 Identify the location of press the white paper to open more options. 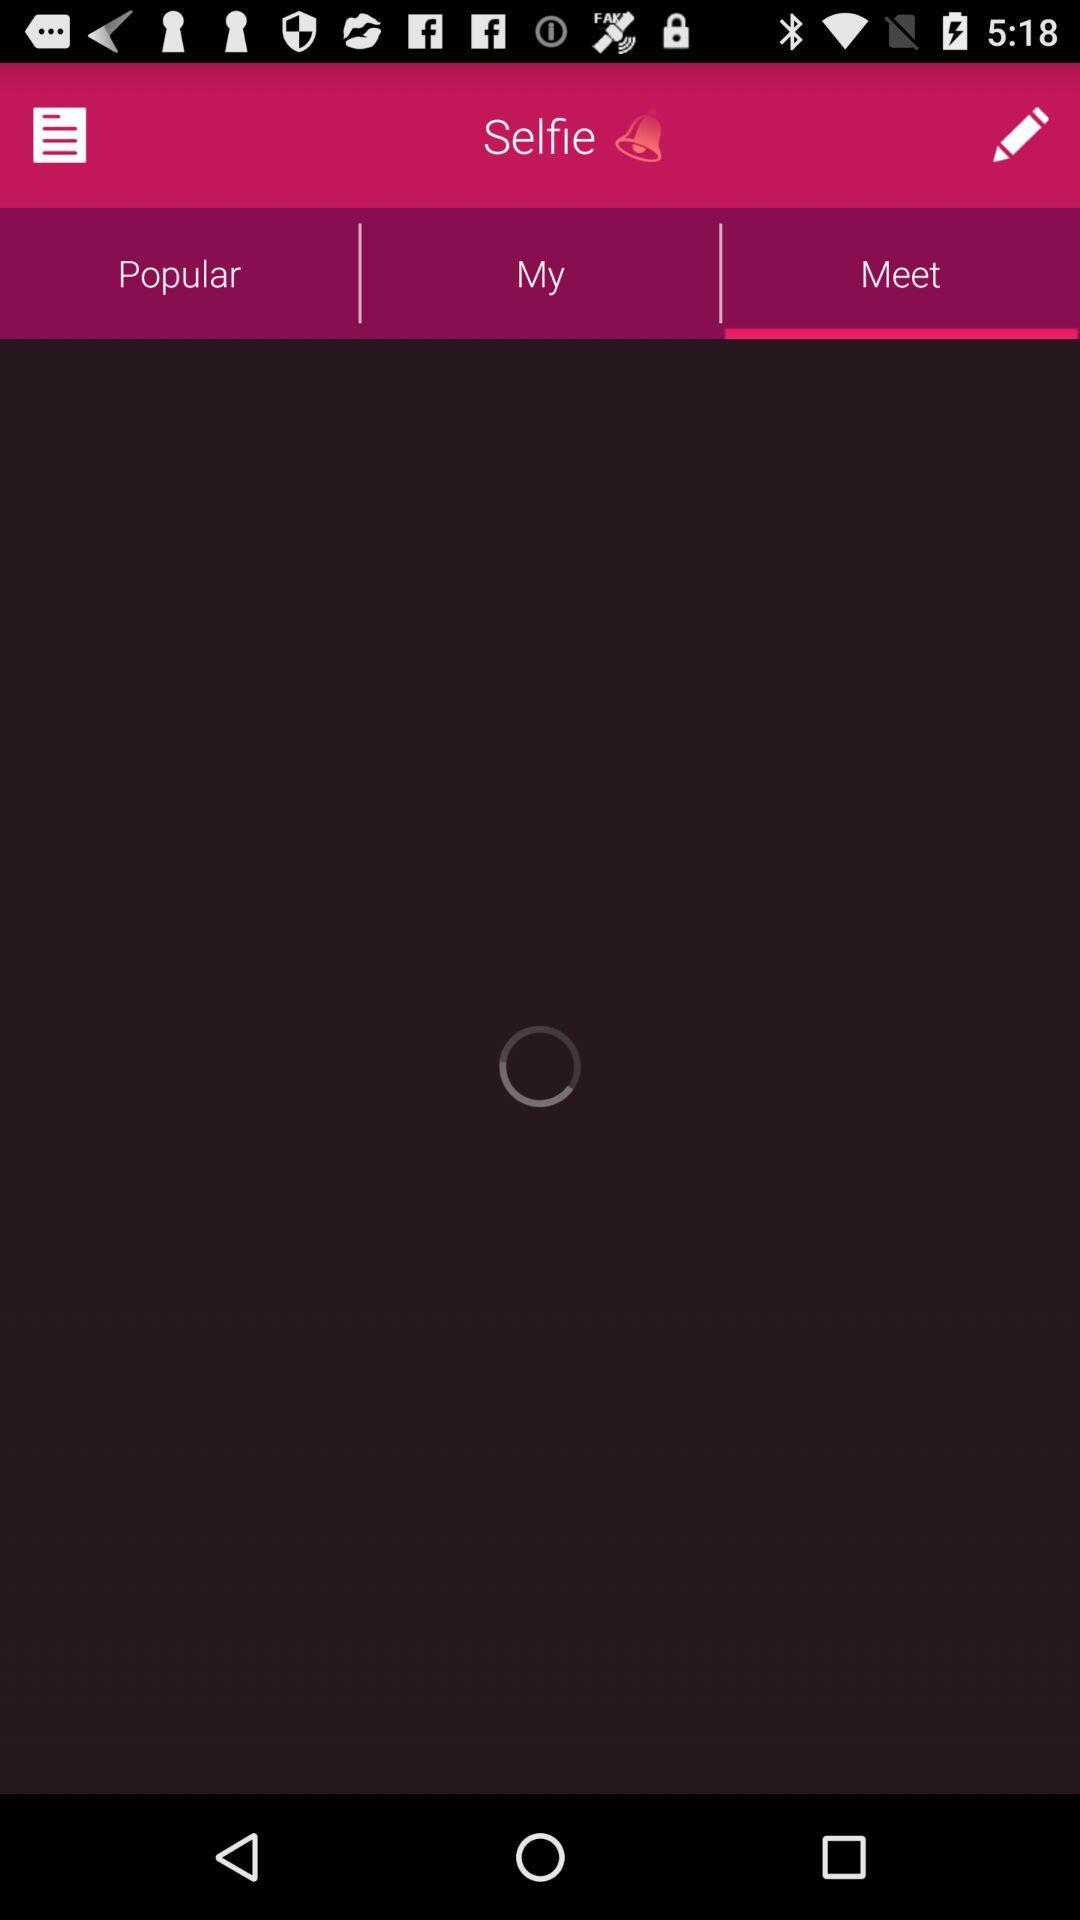
(83, 133).